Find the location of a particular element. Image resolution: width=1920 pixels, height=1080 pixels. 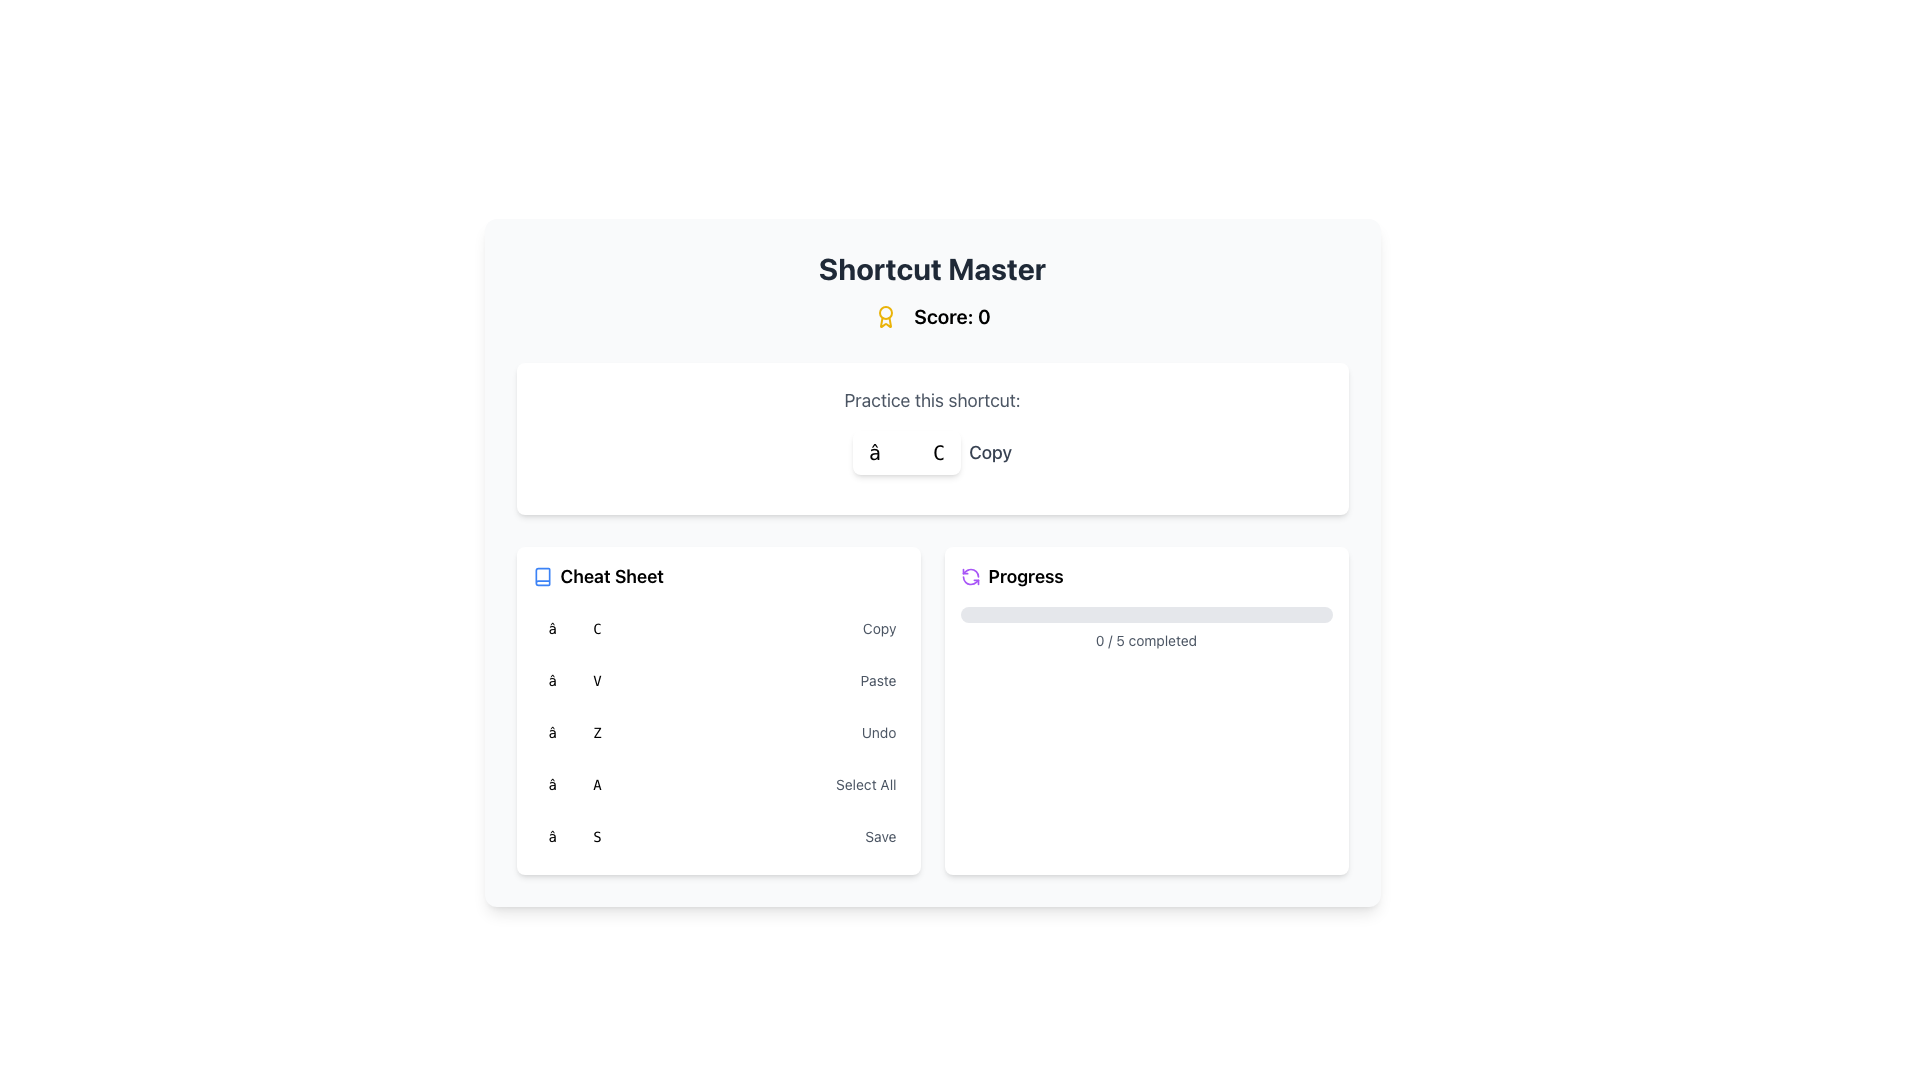

the horizontal progress bar with a light gray background and gradient filling, located in the 'Progress' card, just above the text '0 / 5 completed' is located at coordinates (1146, 613).